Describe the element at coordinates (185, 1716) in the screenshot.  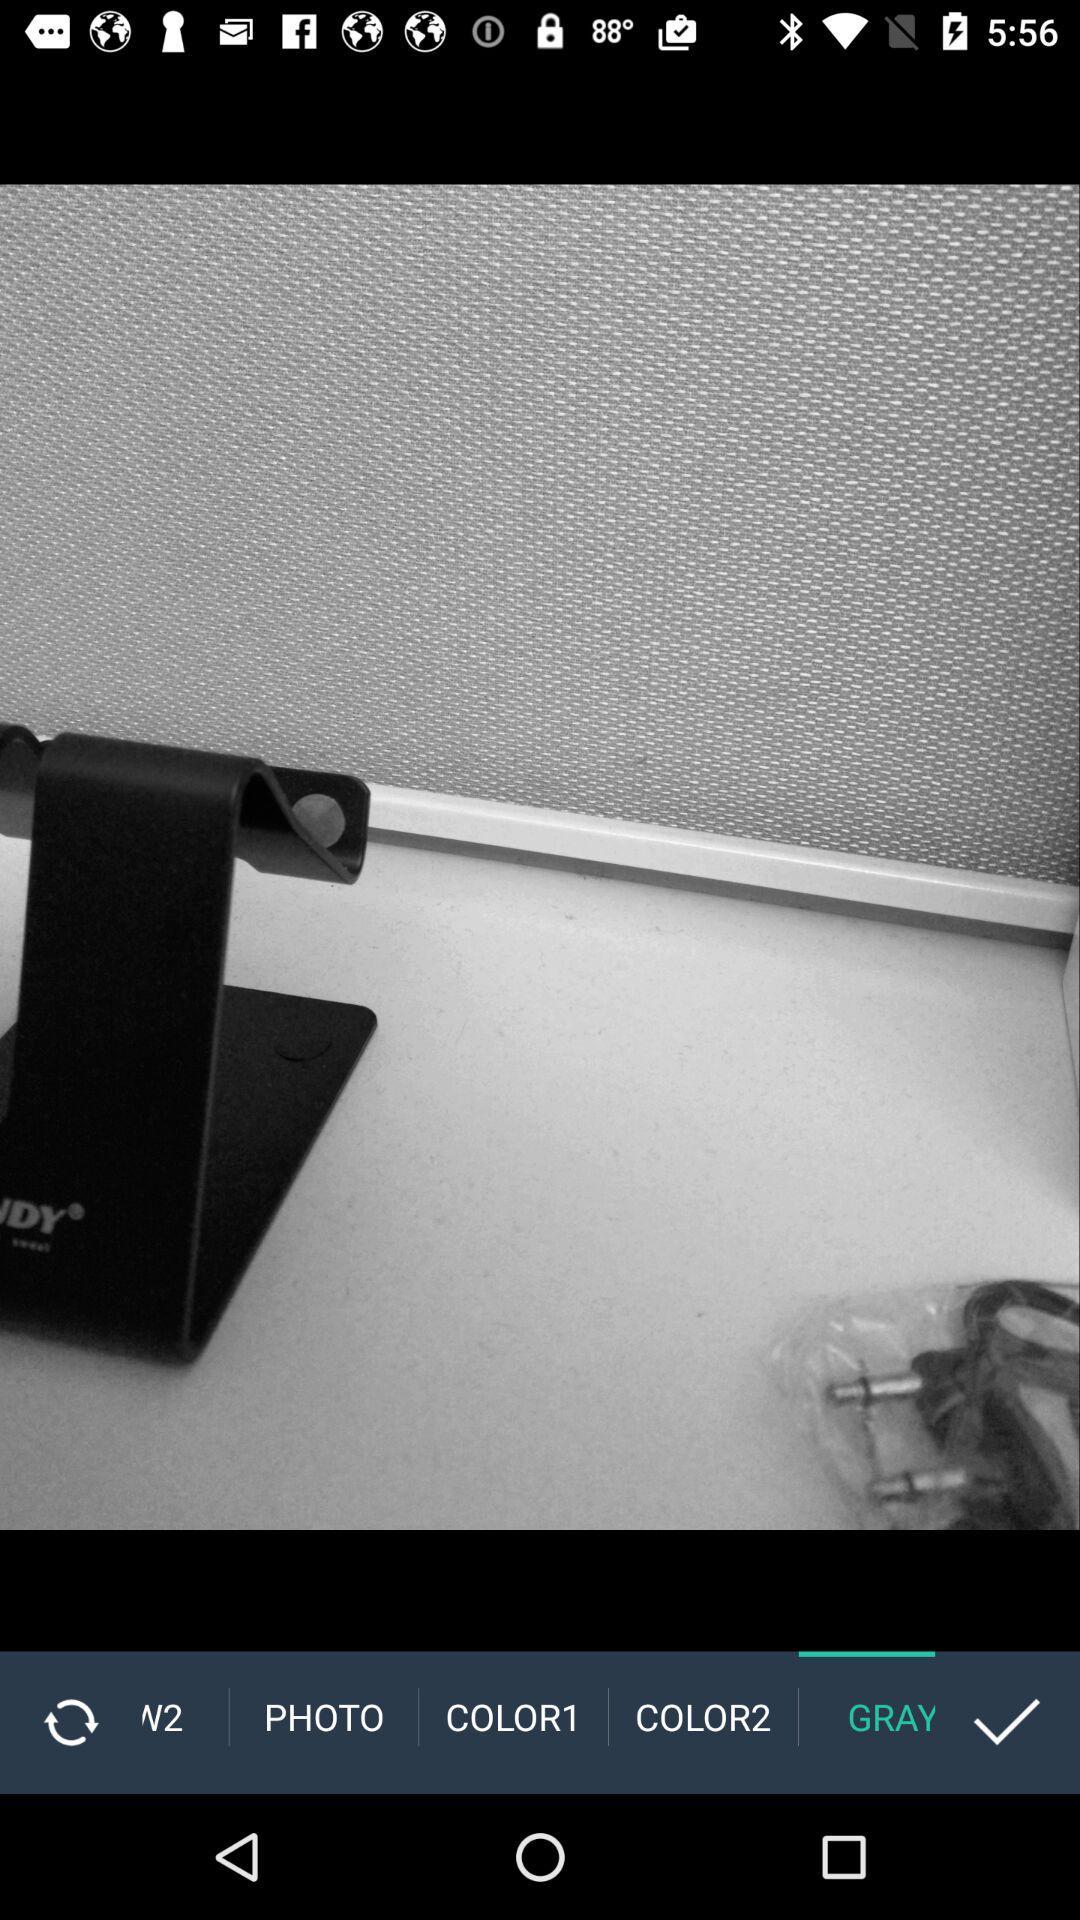
I see `the b&w2 item` at that location.